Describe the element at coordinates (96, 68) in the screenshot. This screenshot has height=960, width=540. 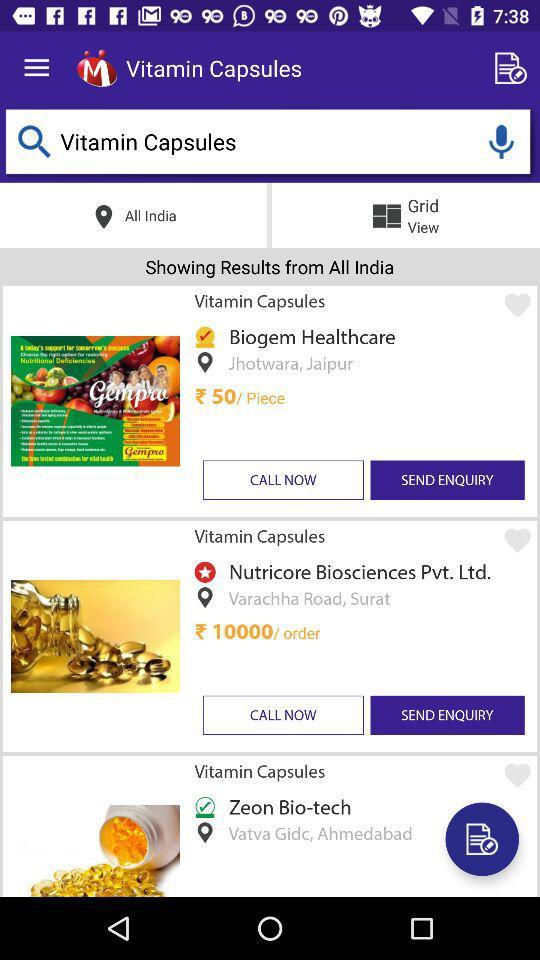
I see `application bar` at that location.